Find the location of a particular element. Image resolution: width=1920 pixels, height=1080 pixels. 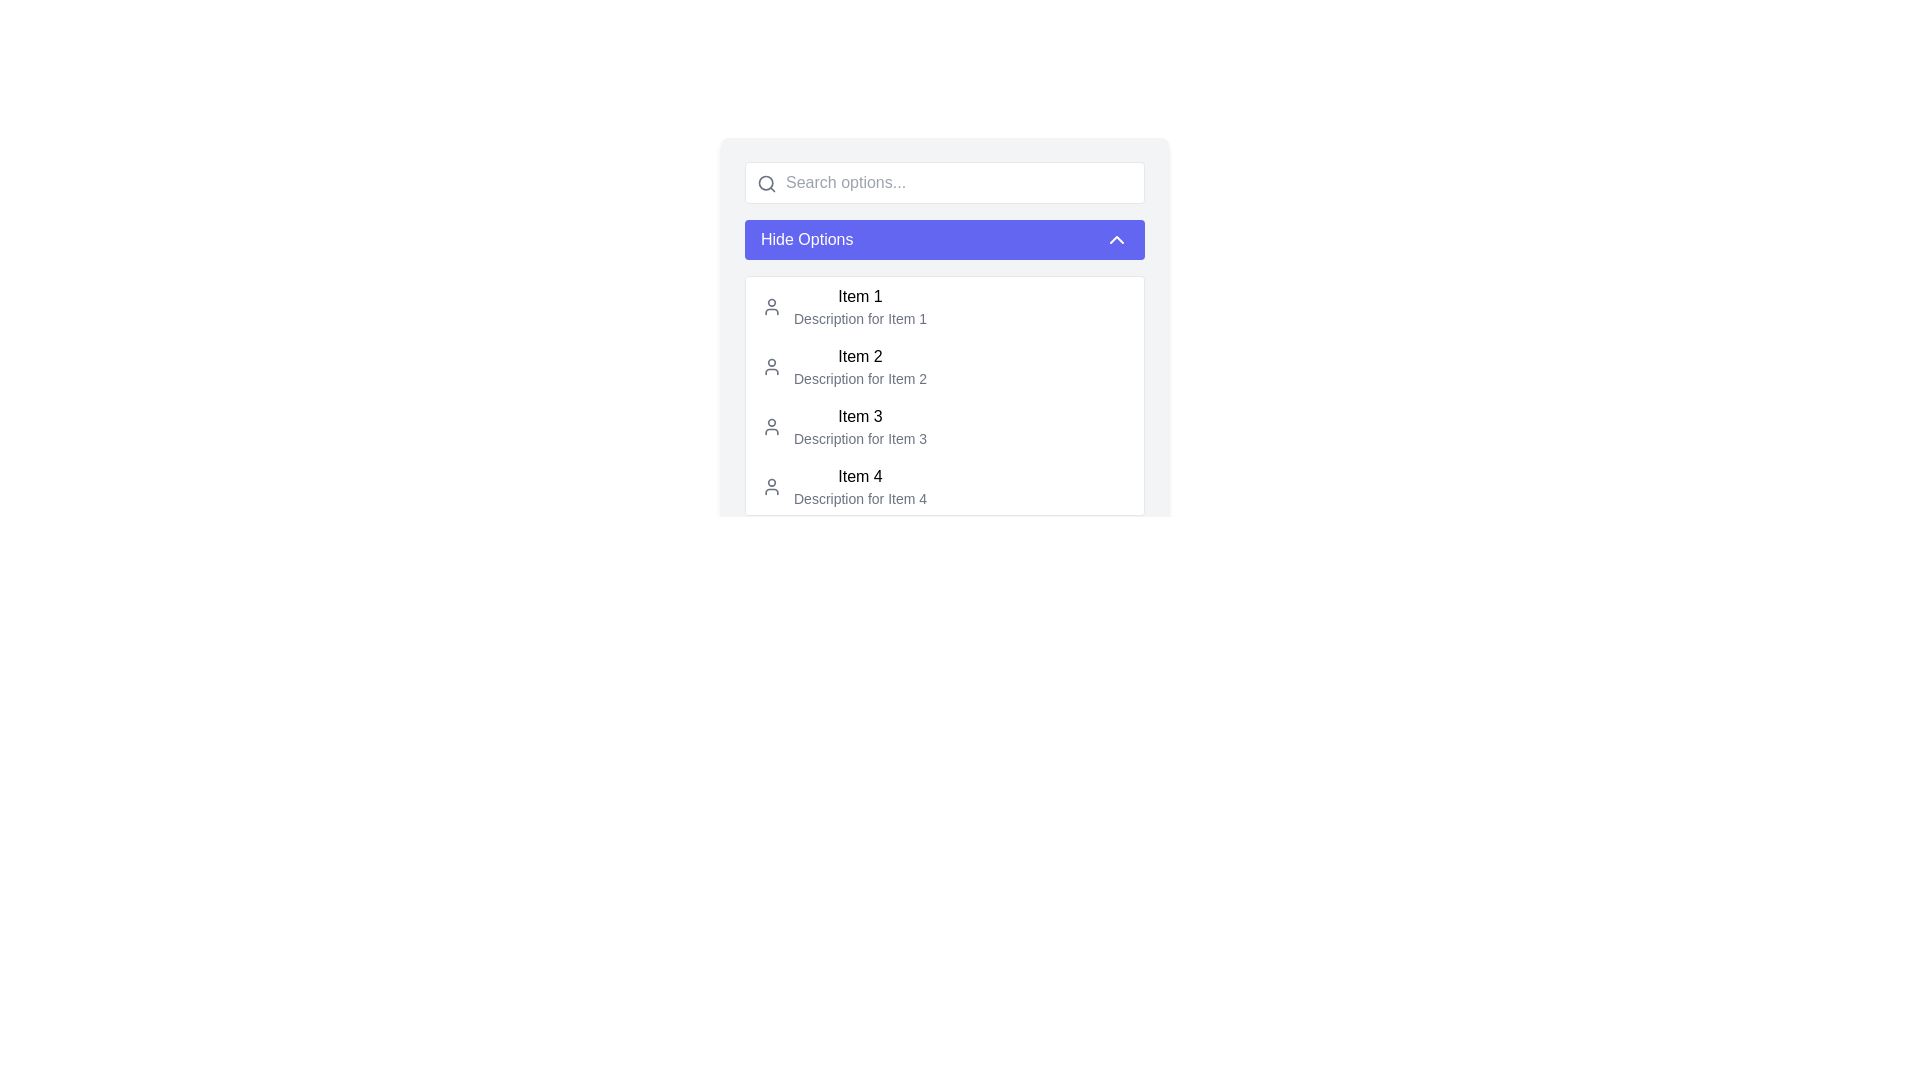

the user silhouette icon located in the second list item, which precedes the text 'Item 2' and 'Description for Item 2.' is located at coordinates (771, 366).